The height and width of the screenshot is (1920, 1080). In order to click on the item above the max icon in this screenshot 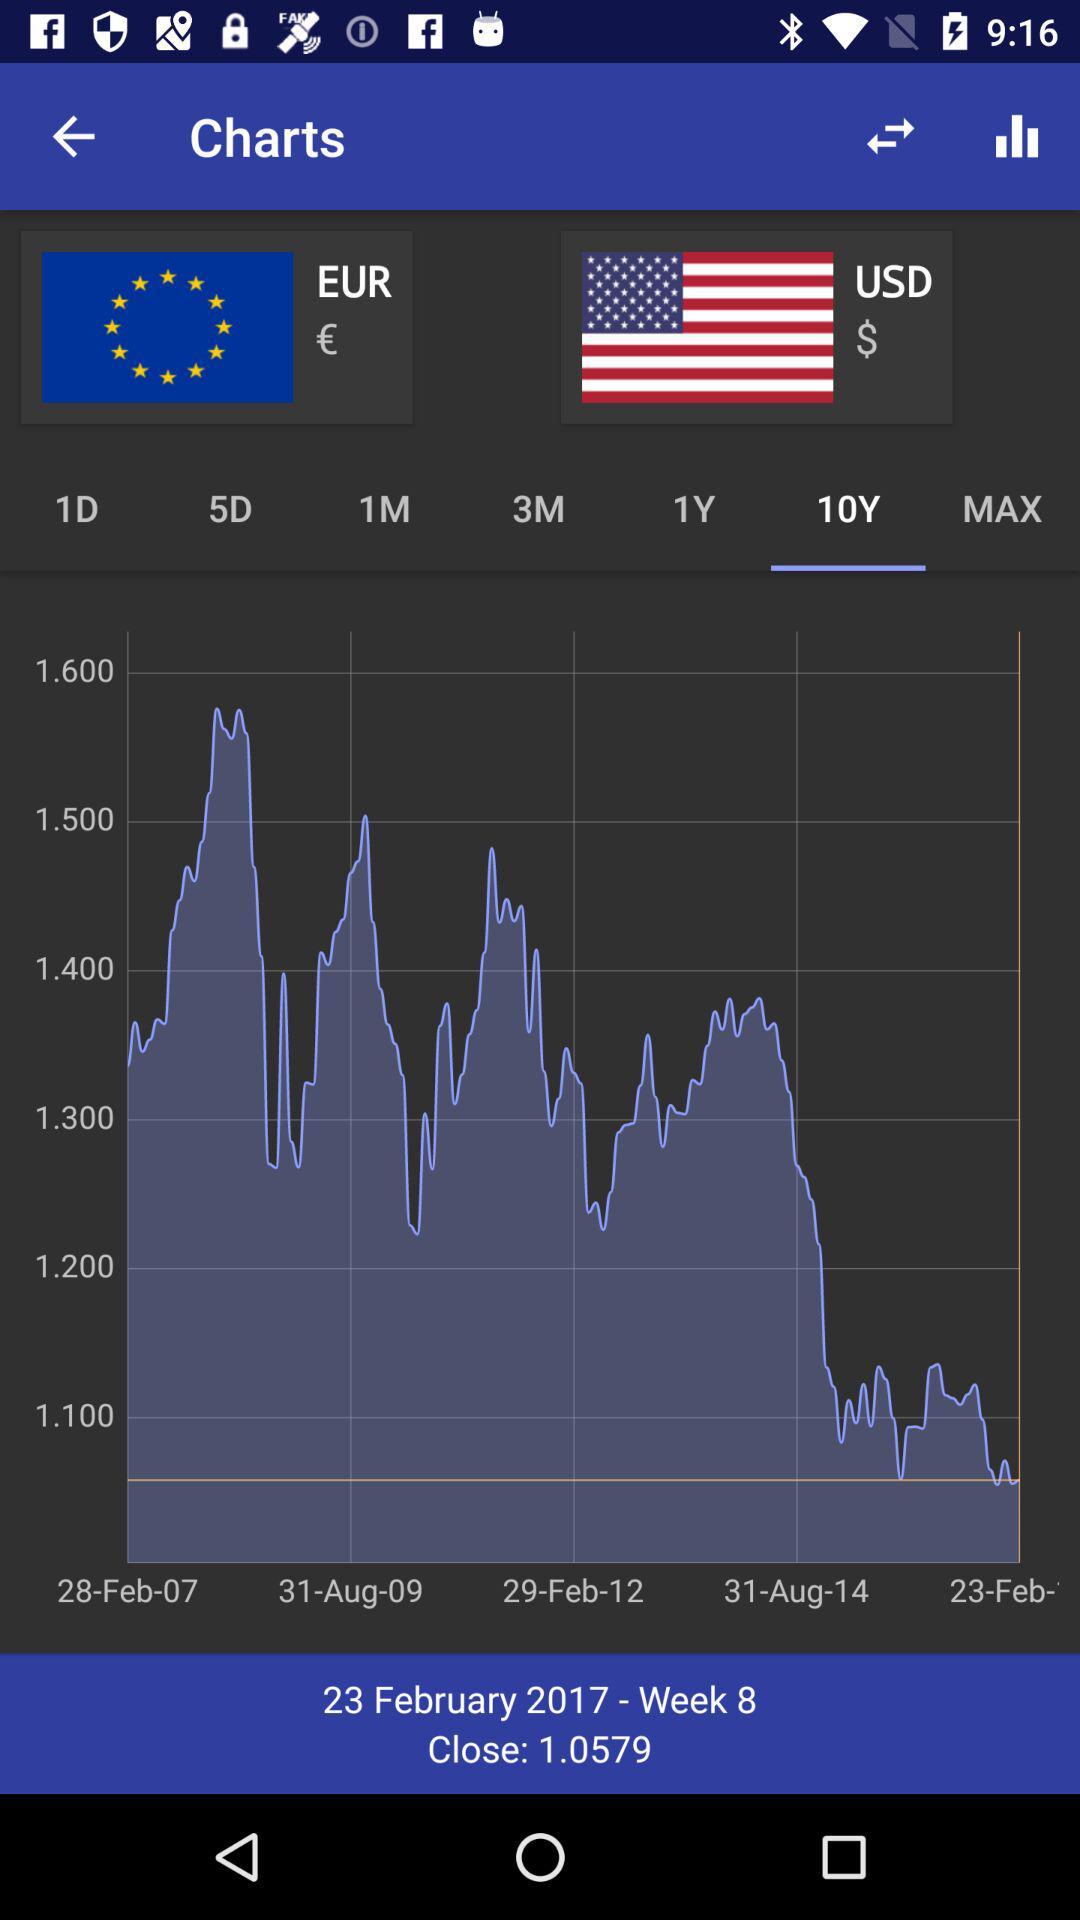, I will do `click(1017, 135)`.